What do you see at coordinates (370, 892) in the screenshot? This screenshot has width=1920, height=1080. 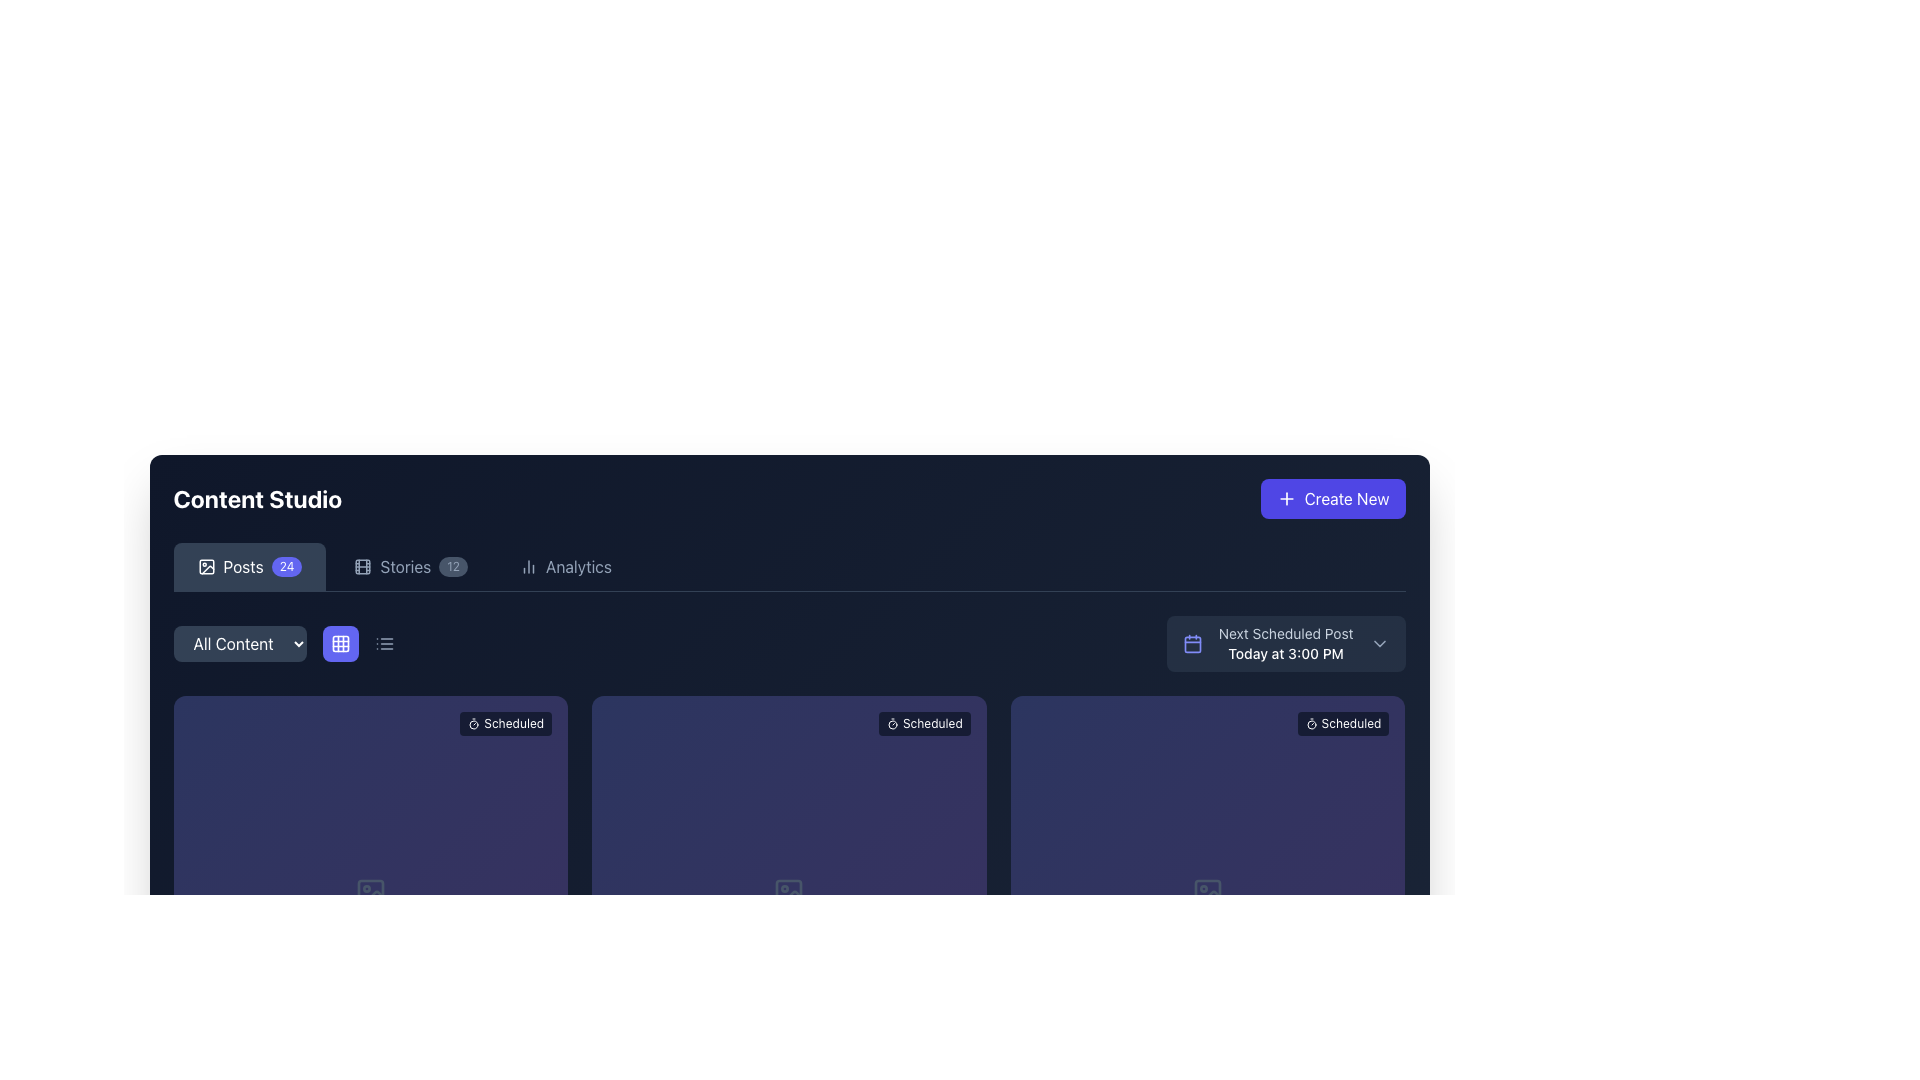 I see `the icon resembling an image with a rounded rectangle boundary and a small circular detail inside it, located at the bottom edge of a grid-like card in the second row of the dashboard` at bounding box center [370, 892].